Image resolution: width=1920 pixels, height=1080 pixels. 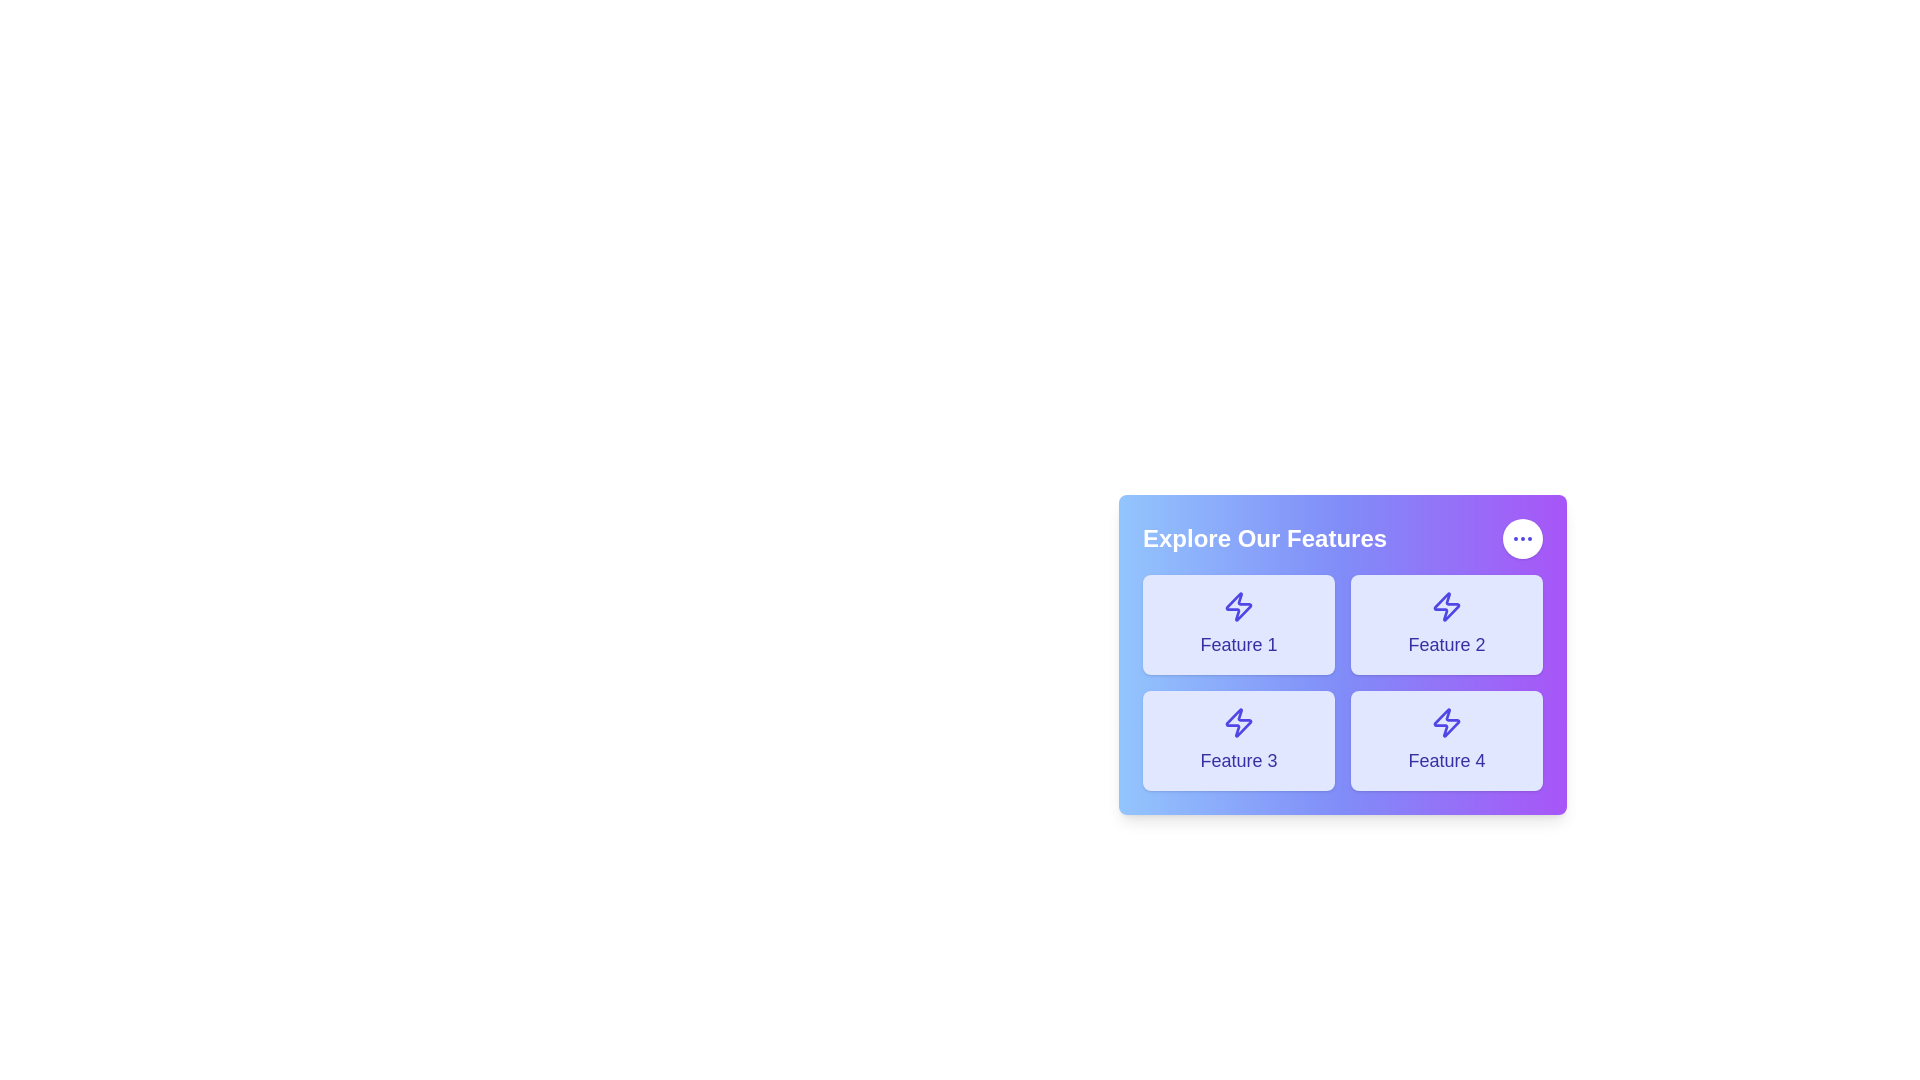 I want to click on text label located at the bottom center of the light-indigo-colored 'Feature 3' card within the 'Explore Our Features' panel, so click(x=1237, y=760).